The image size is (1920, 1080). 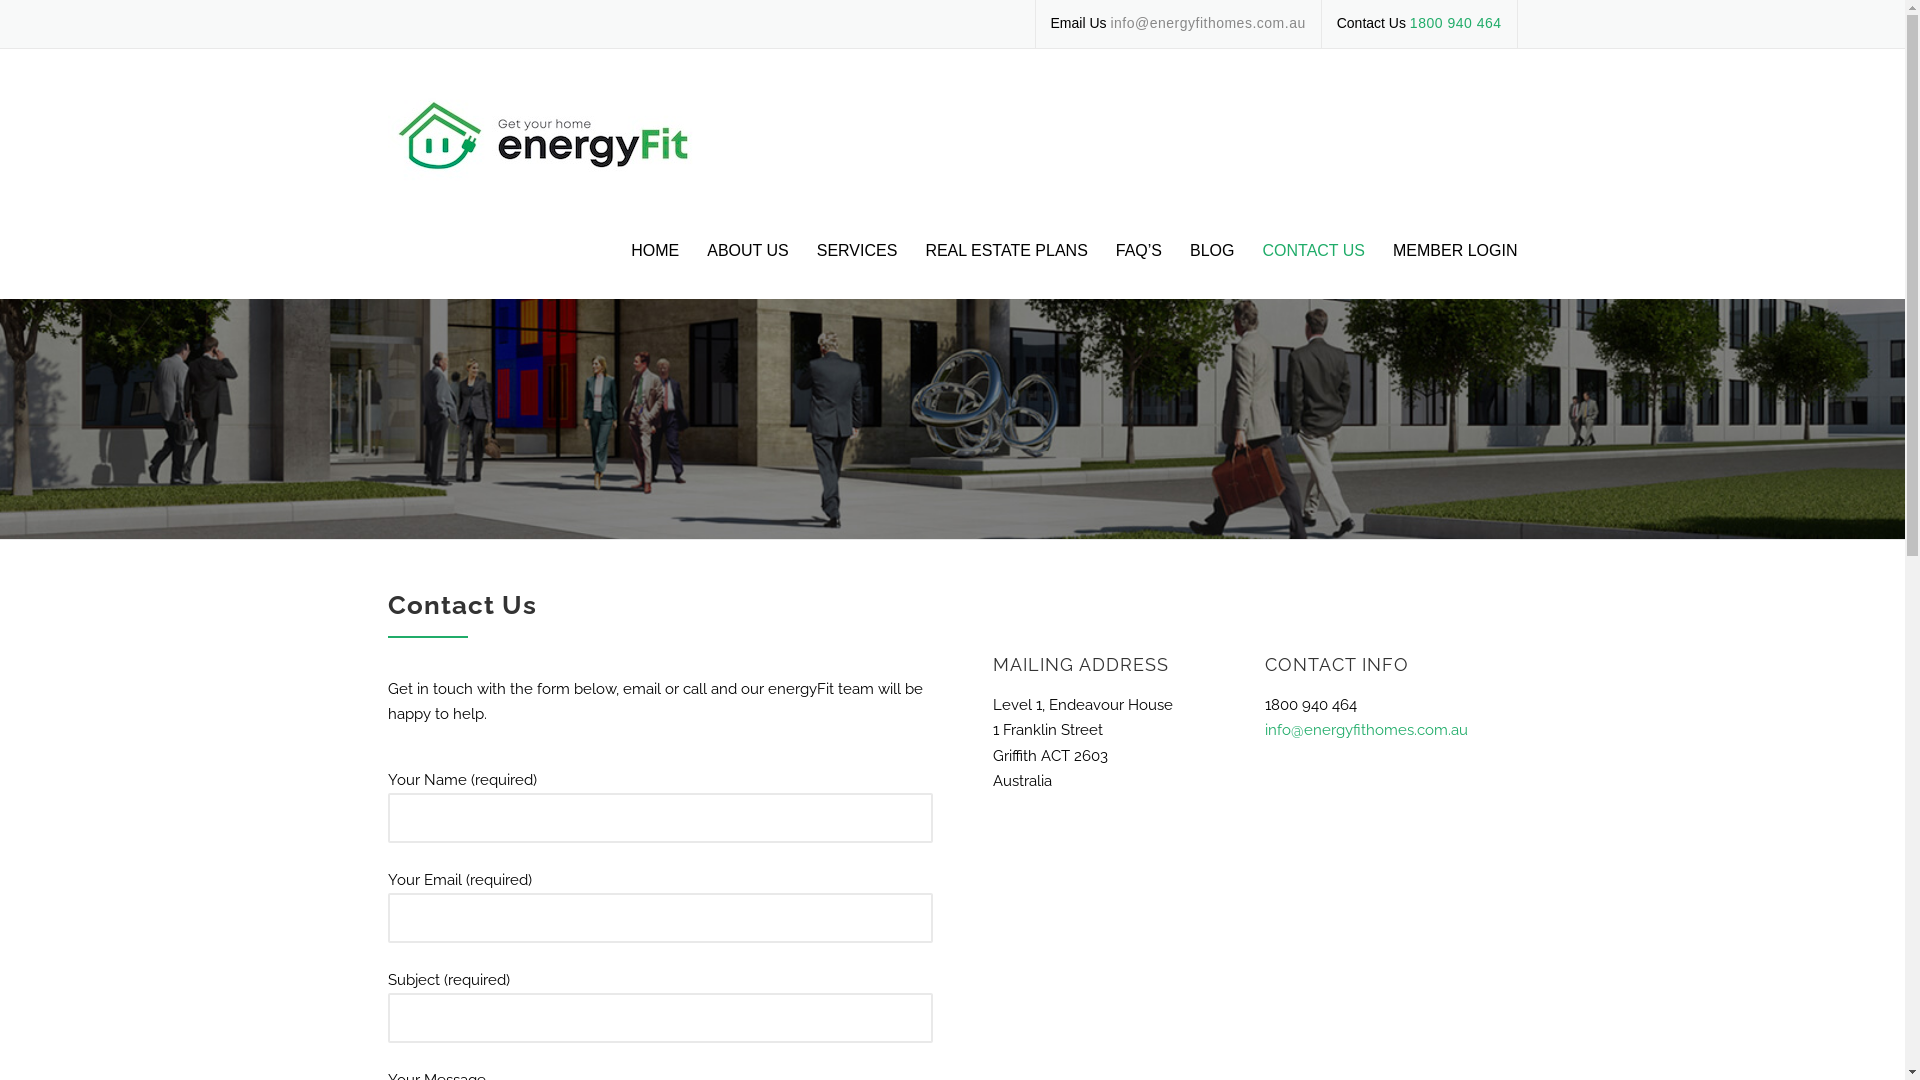 I want to click on 'REAL ESTATE PLANS', so click(x=1006, y=266).